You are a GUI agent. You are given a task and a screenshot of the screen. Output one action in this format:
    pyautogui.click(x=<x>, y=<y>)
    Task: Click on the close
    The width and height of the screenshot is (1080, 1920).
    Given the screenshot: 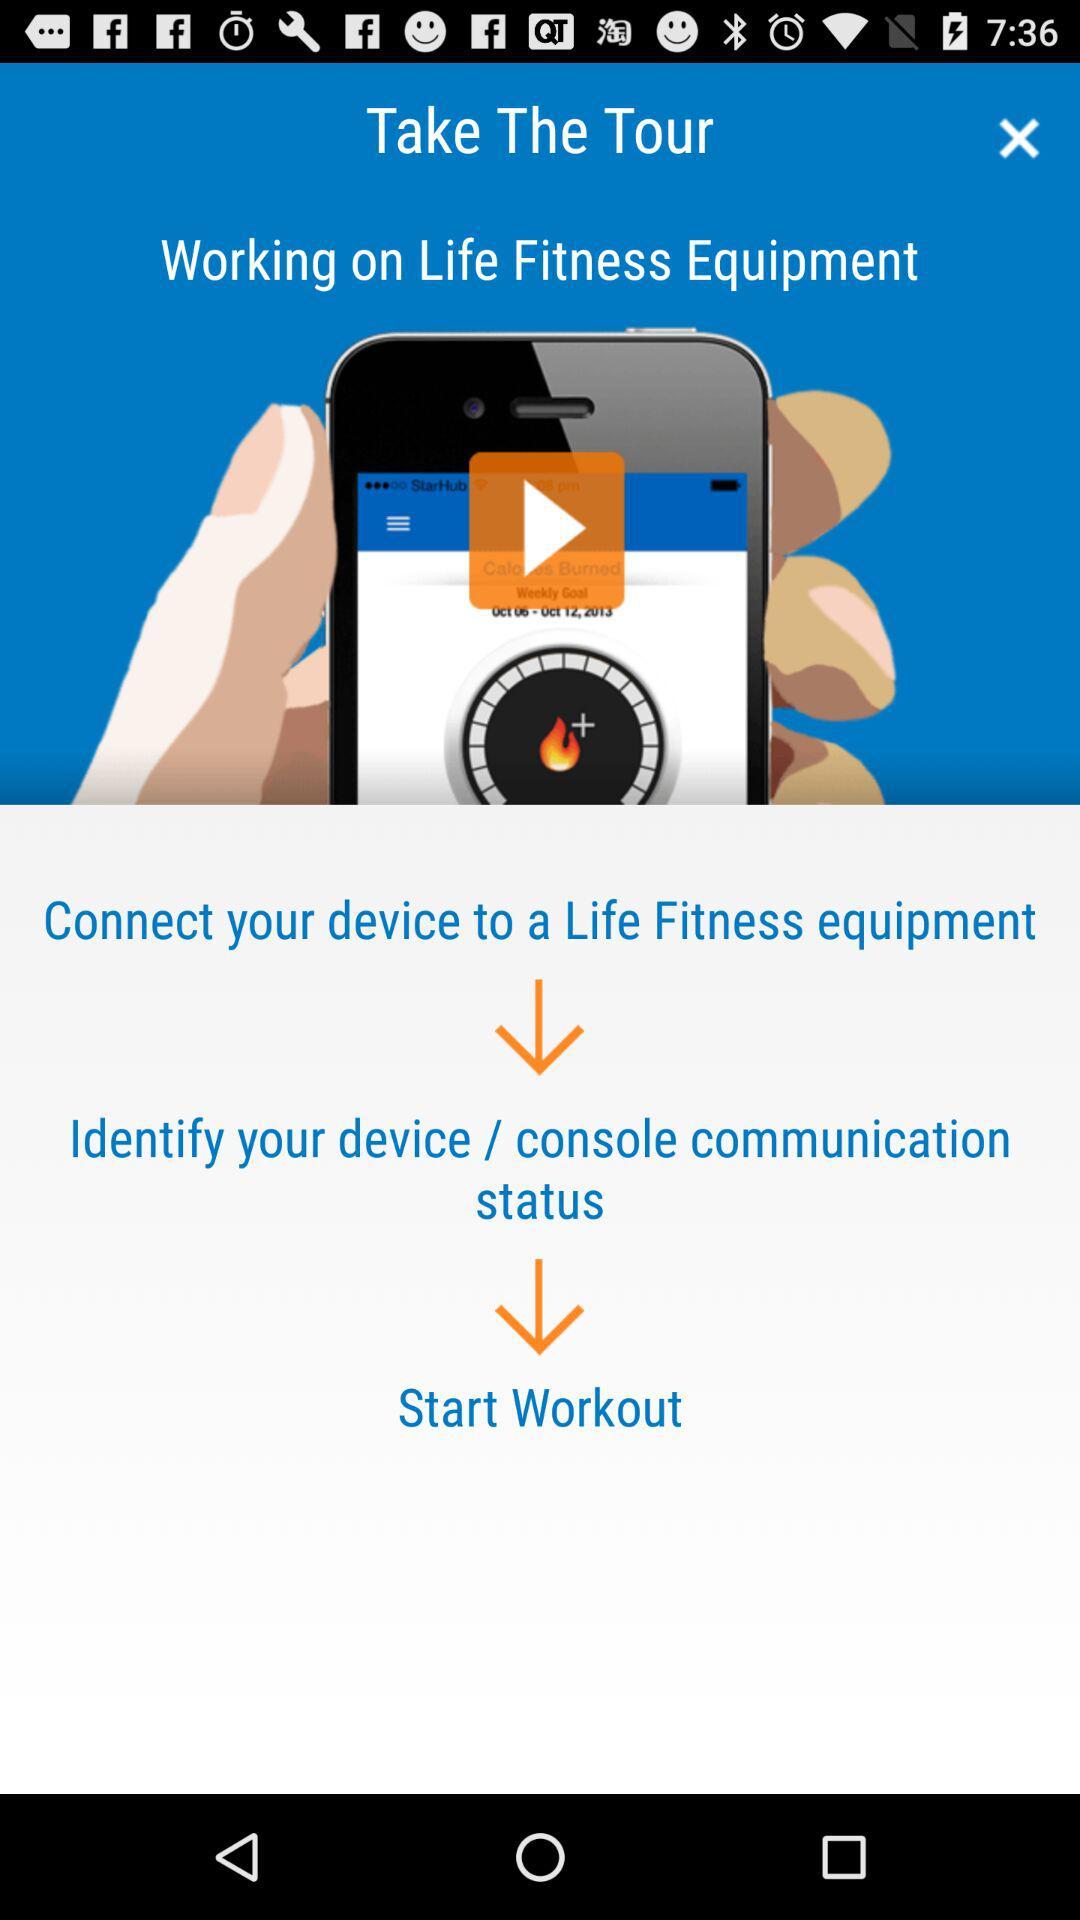 What is the action you would take?
    pyautogui.click(x=1012, y=137)
    